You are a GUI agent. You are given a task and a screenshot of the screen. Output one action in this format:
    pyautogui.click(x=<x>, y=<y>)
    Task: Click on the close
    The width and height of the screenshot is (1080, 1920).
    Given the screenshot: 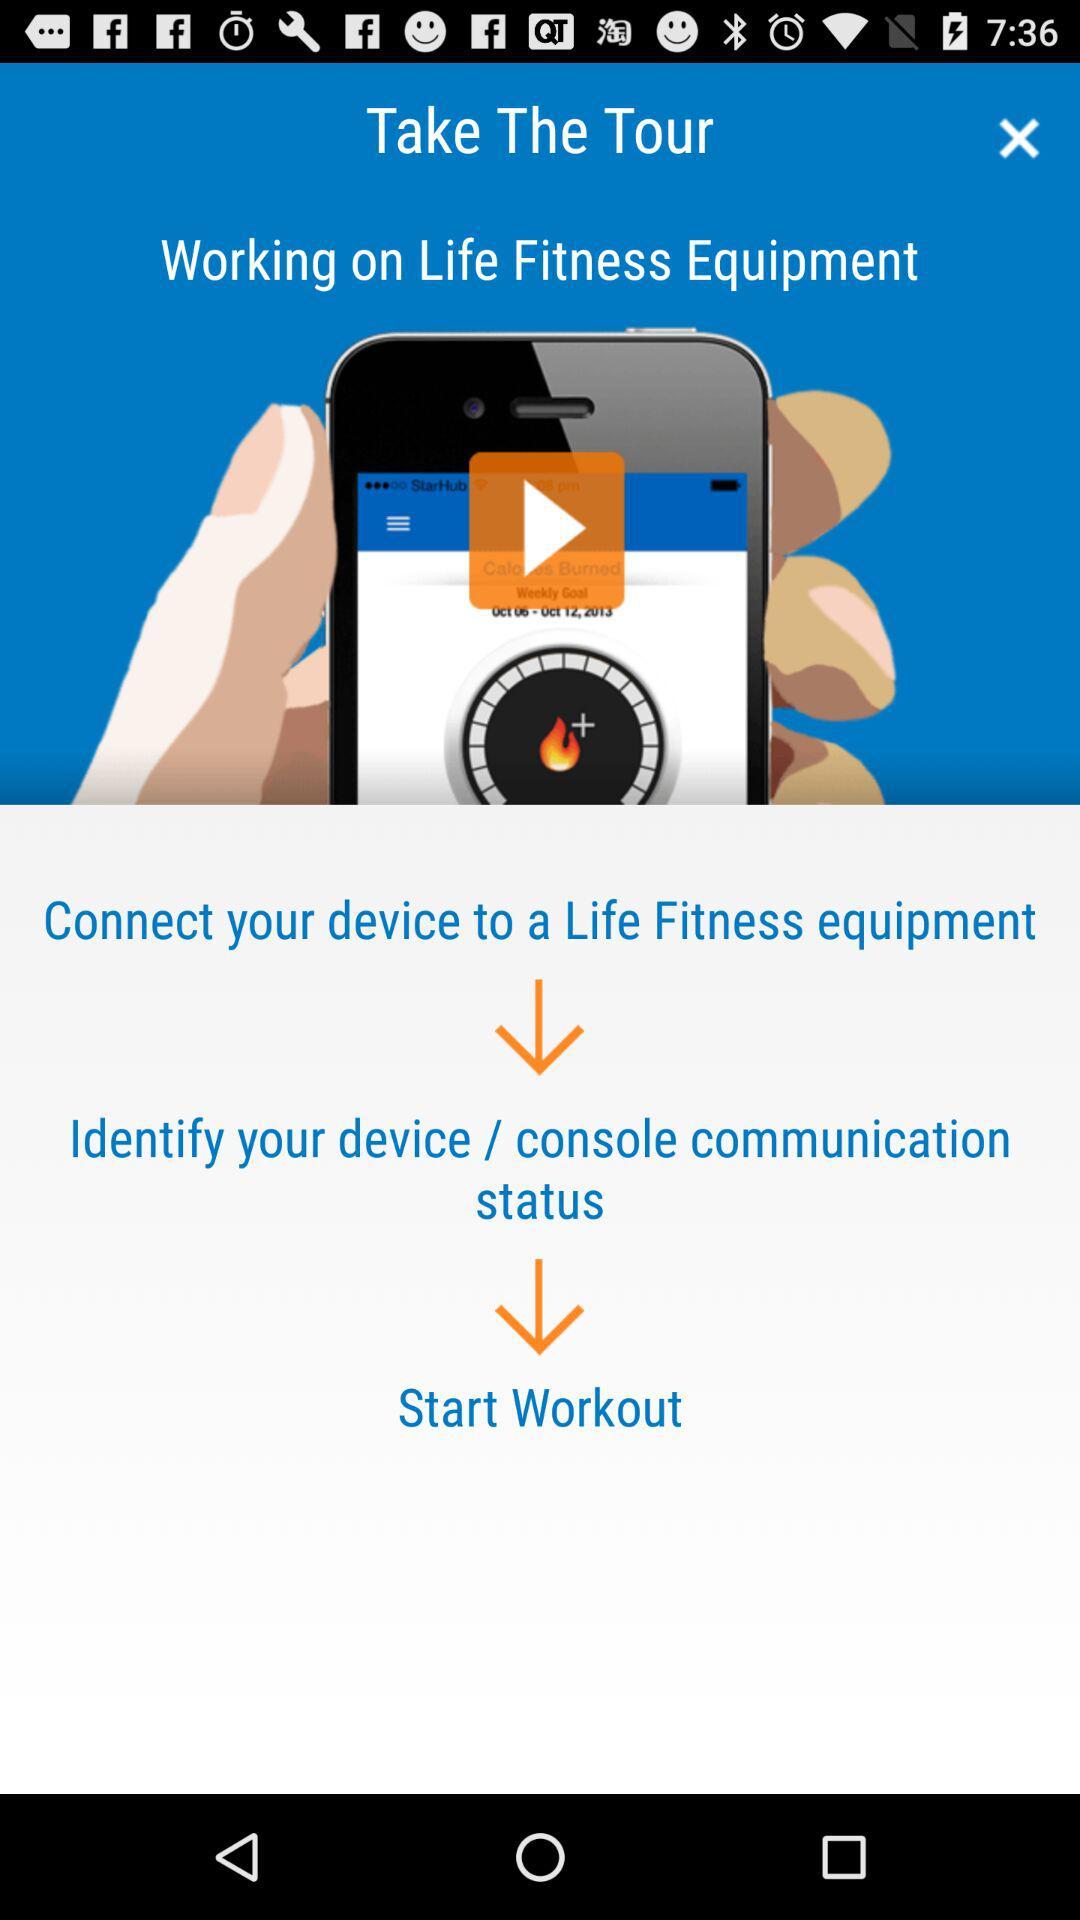 What is the action you would take?
    pyautogui.click(x=1012, y=137)
    